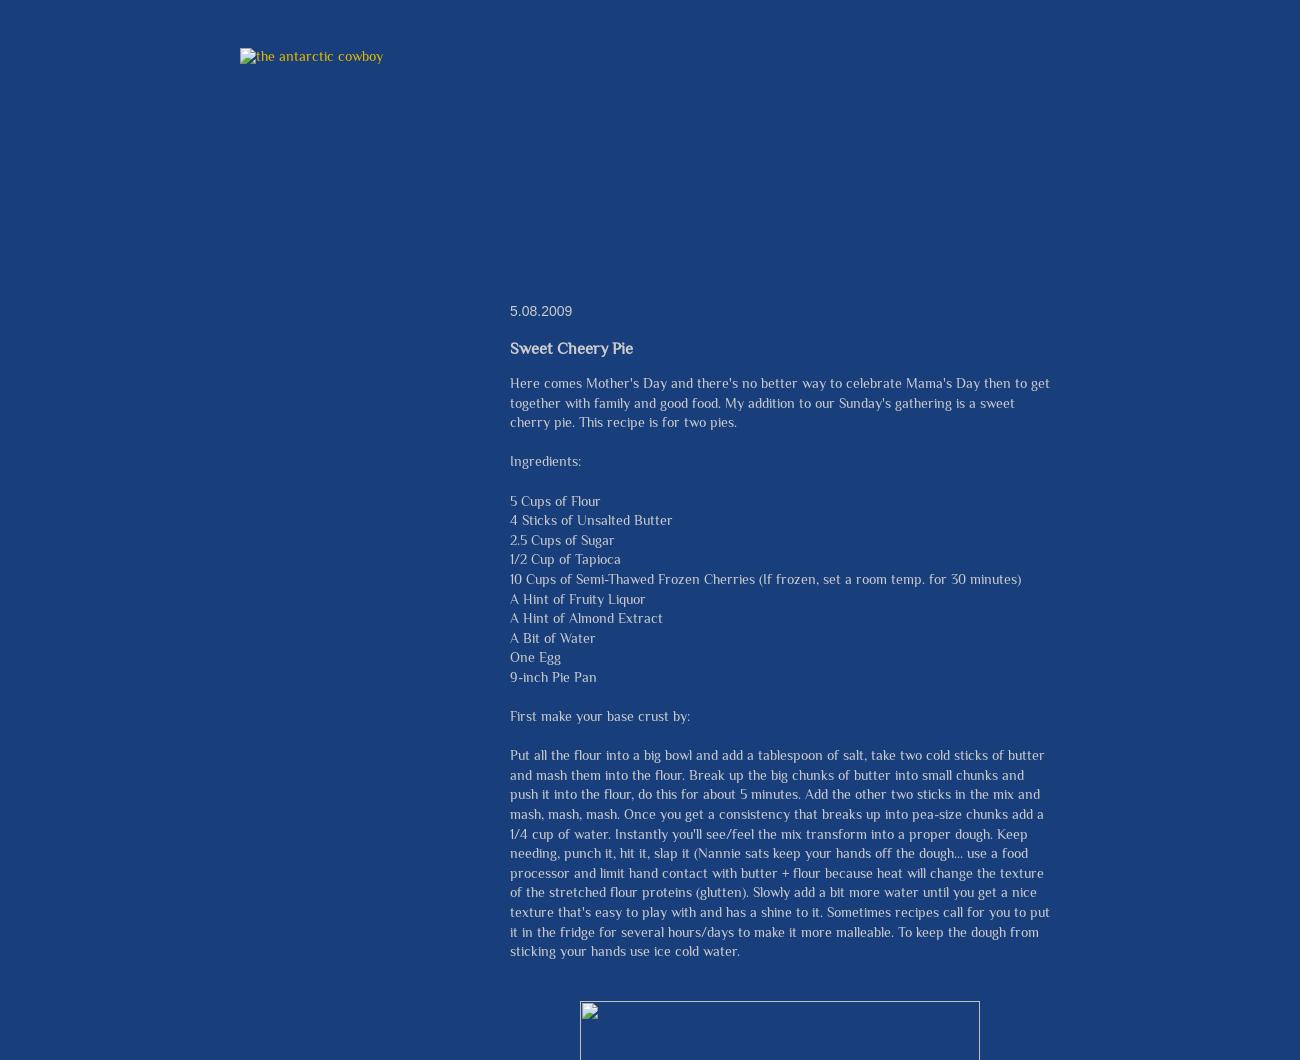 This screenshot has width=1300, height=1060. Describe the element at coordinates (541, 310) in the screenshot. I see `'5.08.2009'` at that location.